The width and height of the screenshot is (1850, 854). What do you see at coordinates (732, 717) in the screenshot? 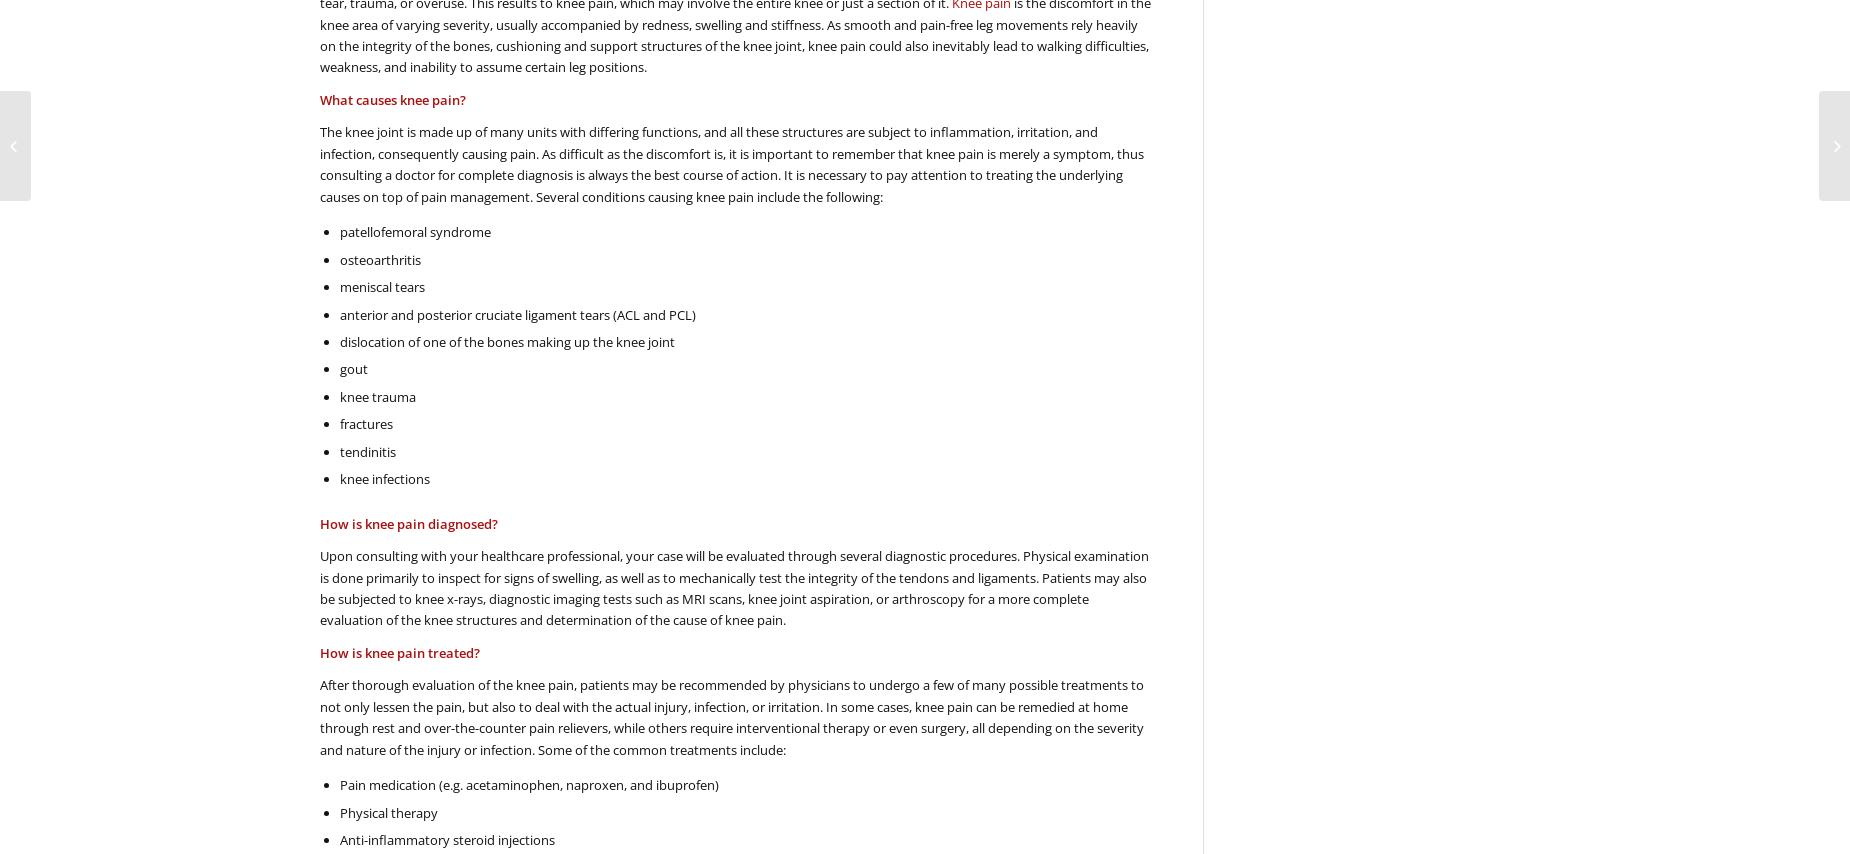
I see `'After thorough evaluation of the knee pain, patients may be recommended by physicians to undergo a few of many possible treatments to not only lessen the pain, but also to deal with the actual injury, infection, or irritation. In some cases, knee pain can be remedied at home through rest and over-the-counter pain relievers, while others require interventional therapy or even surgery, all depending on the severity and nature of the injury or infection. Some of the common treatments include:'` at bounding box center [732, 717].